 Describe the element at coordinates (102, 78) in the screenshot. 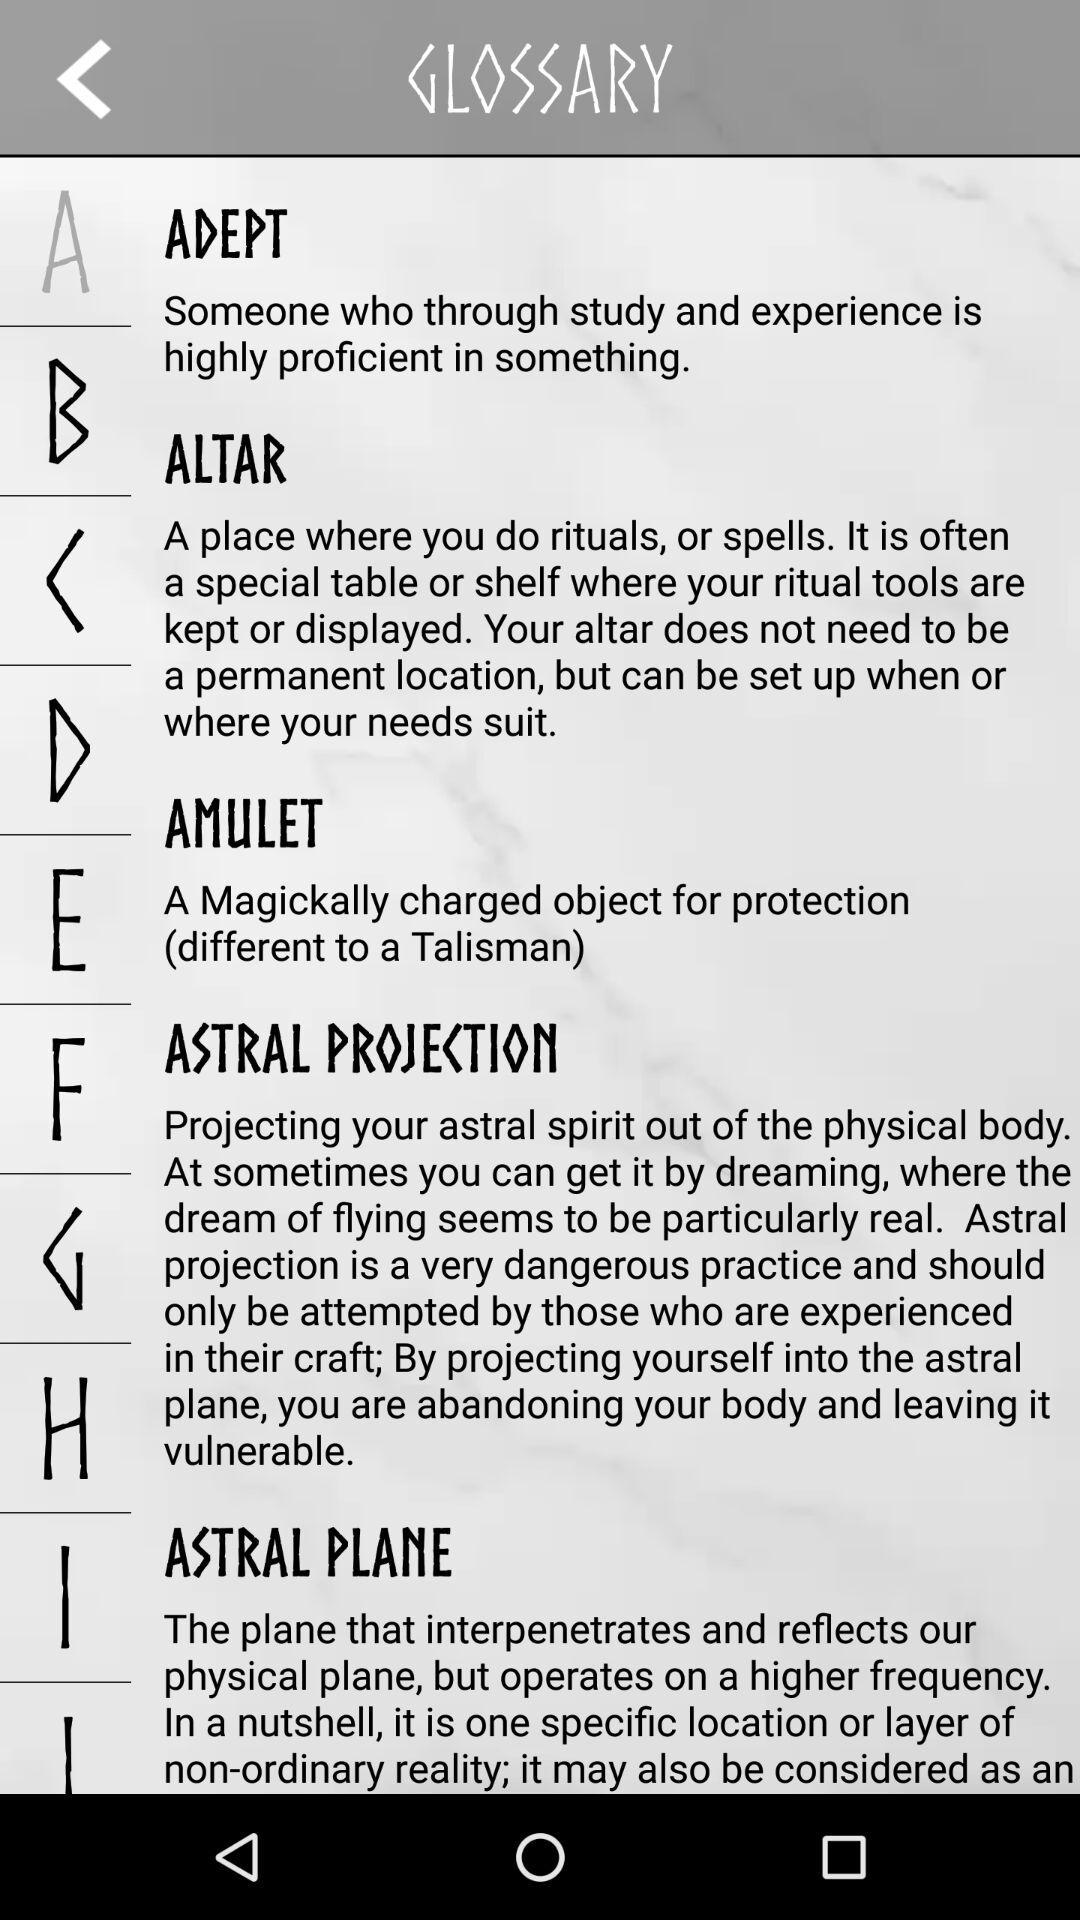

I see `go back` at that location.